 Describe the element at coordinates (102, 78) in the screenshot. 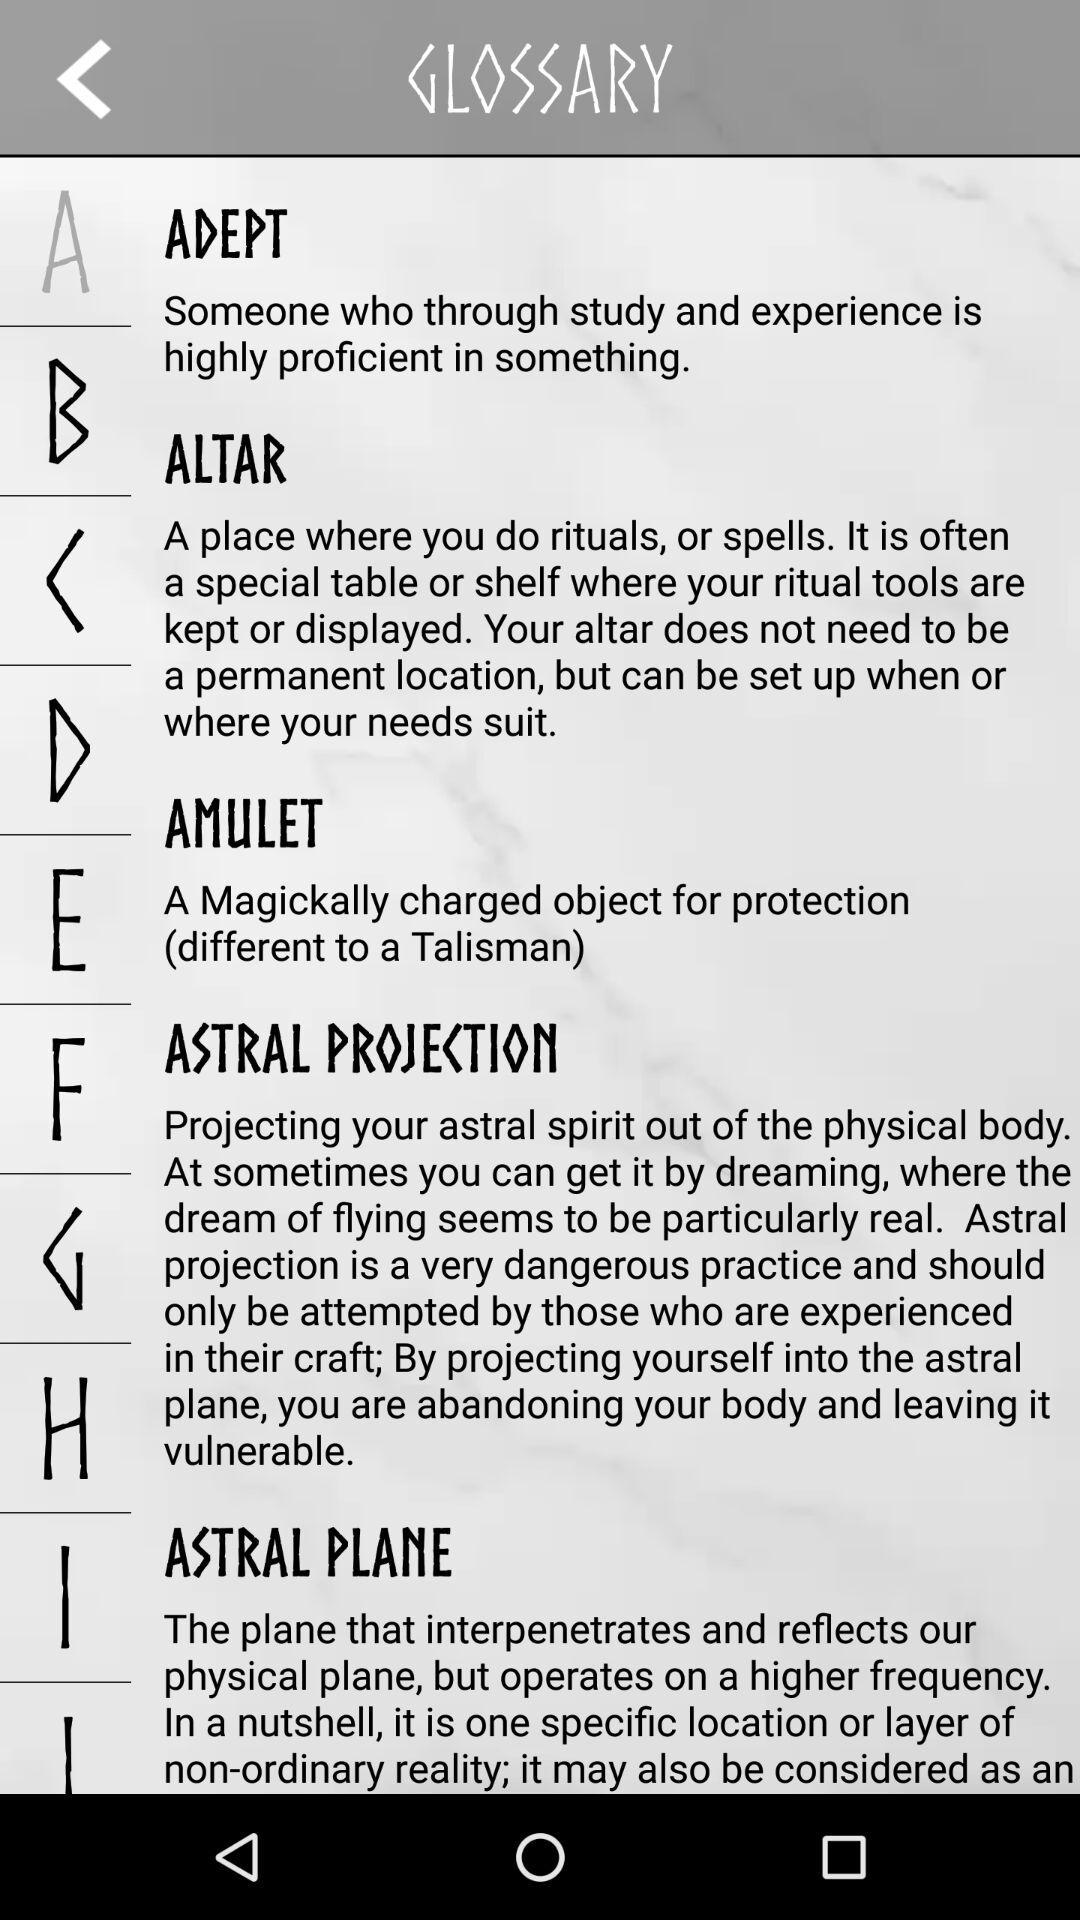

I see `go back` at that location.